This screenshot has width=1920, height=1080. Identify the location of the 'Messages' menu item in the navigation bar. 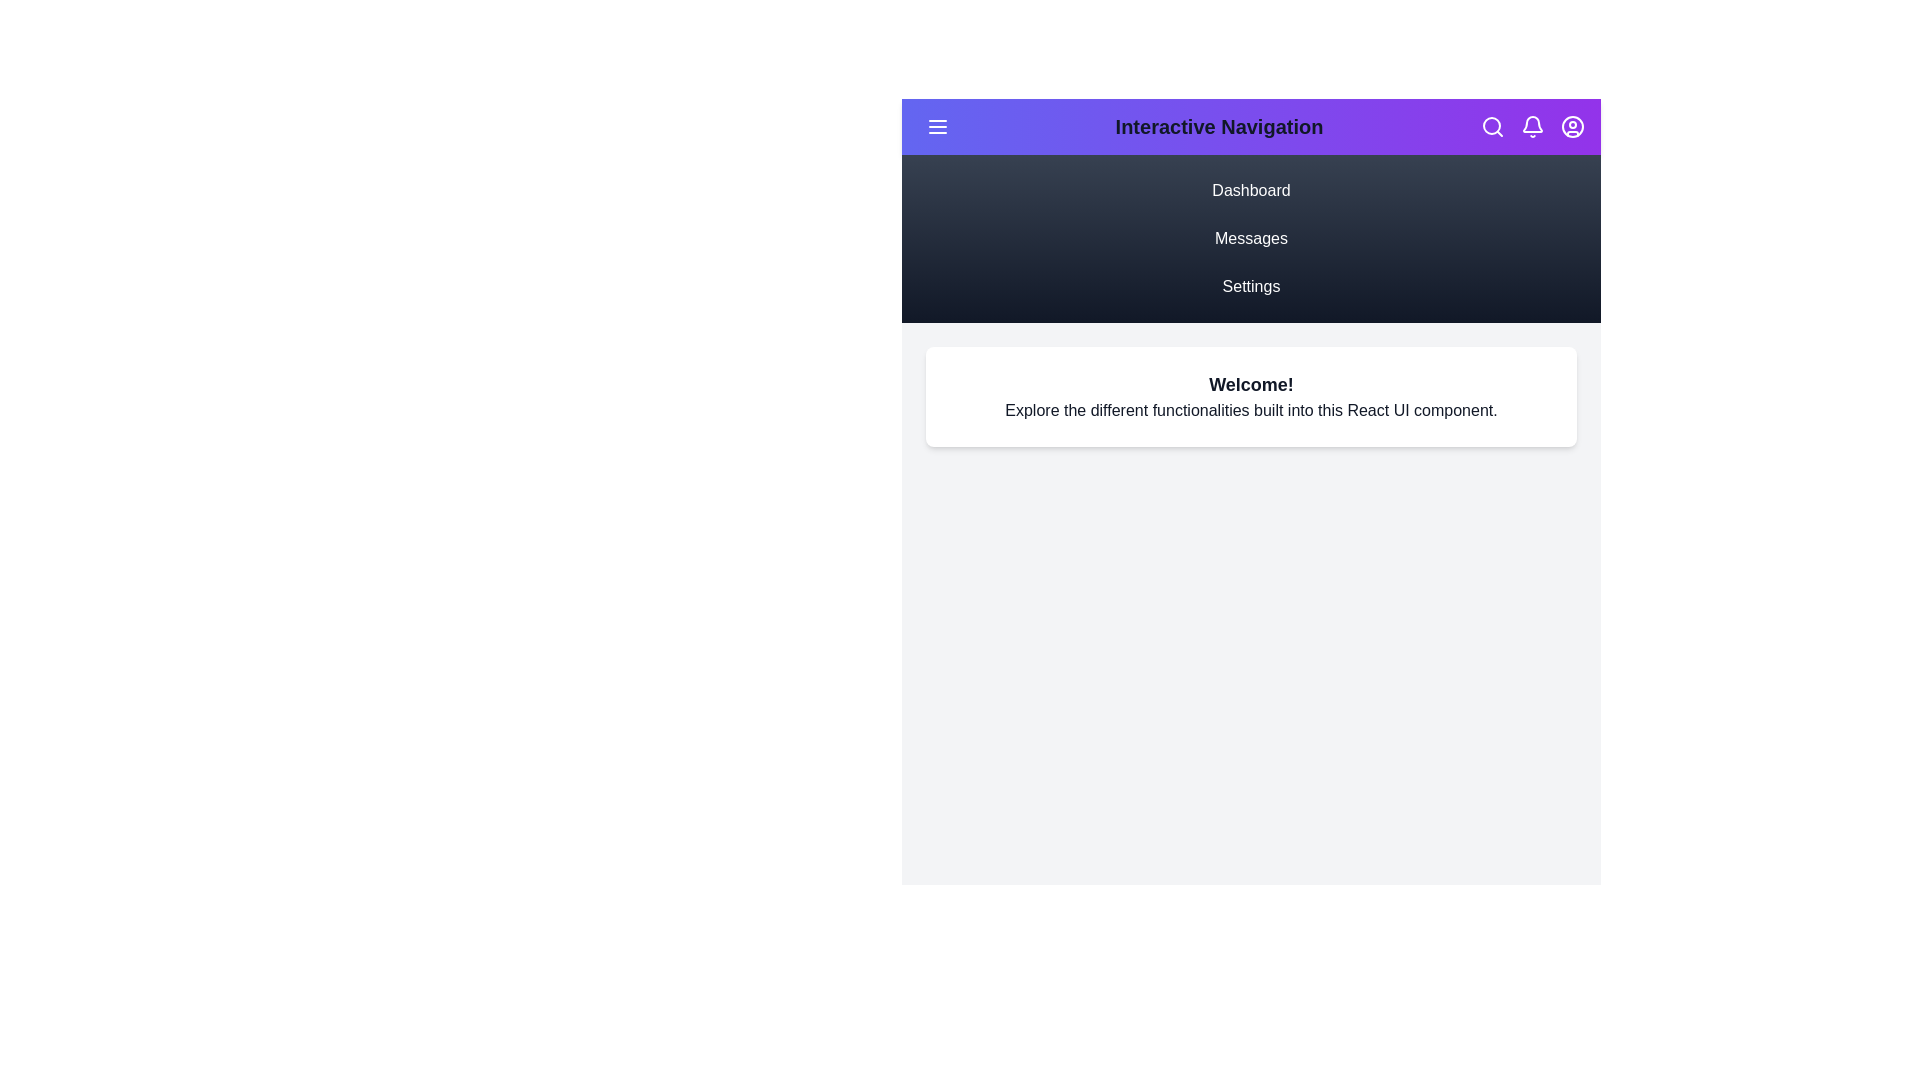
(1250, 238).